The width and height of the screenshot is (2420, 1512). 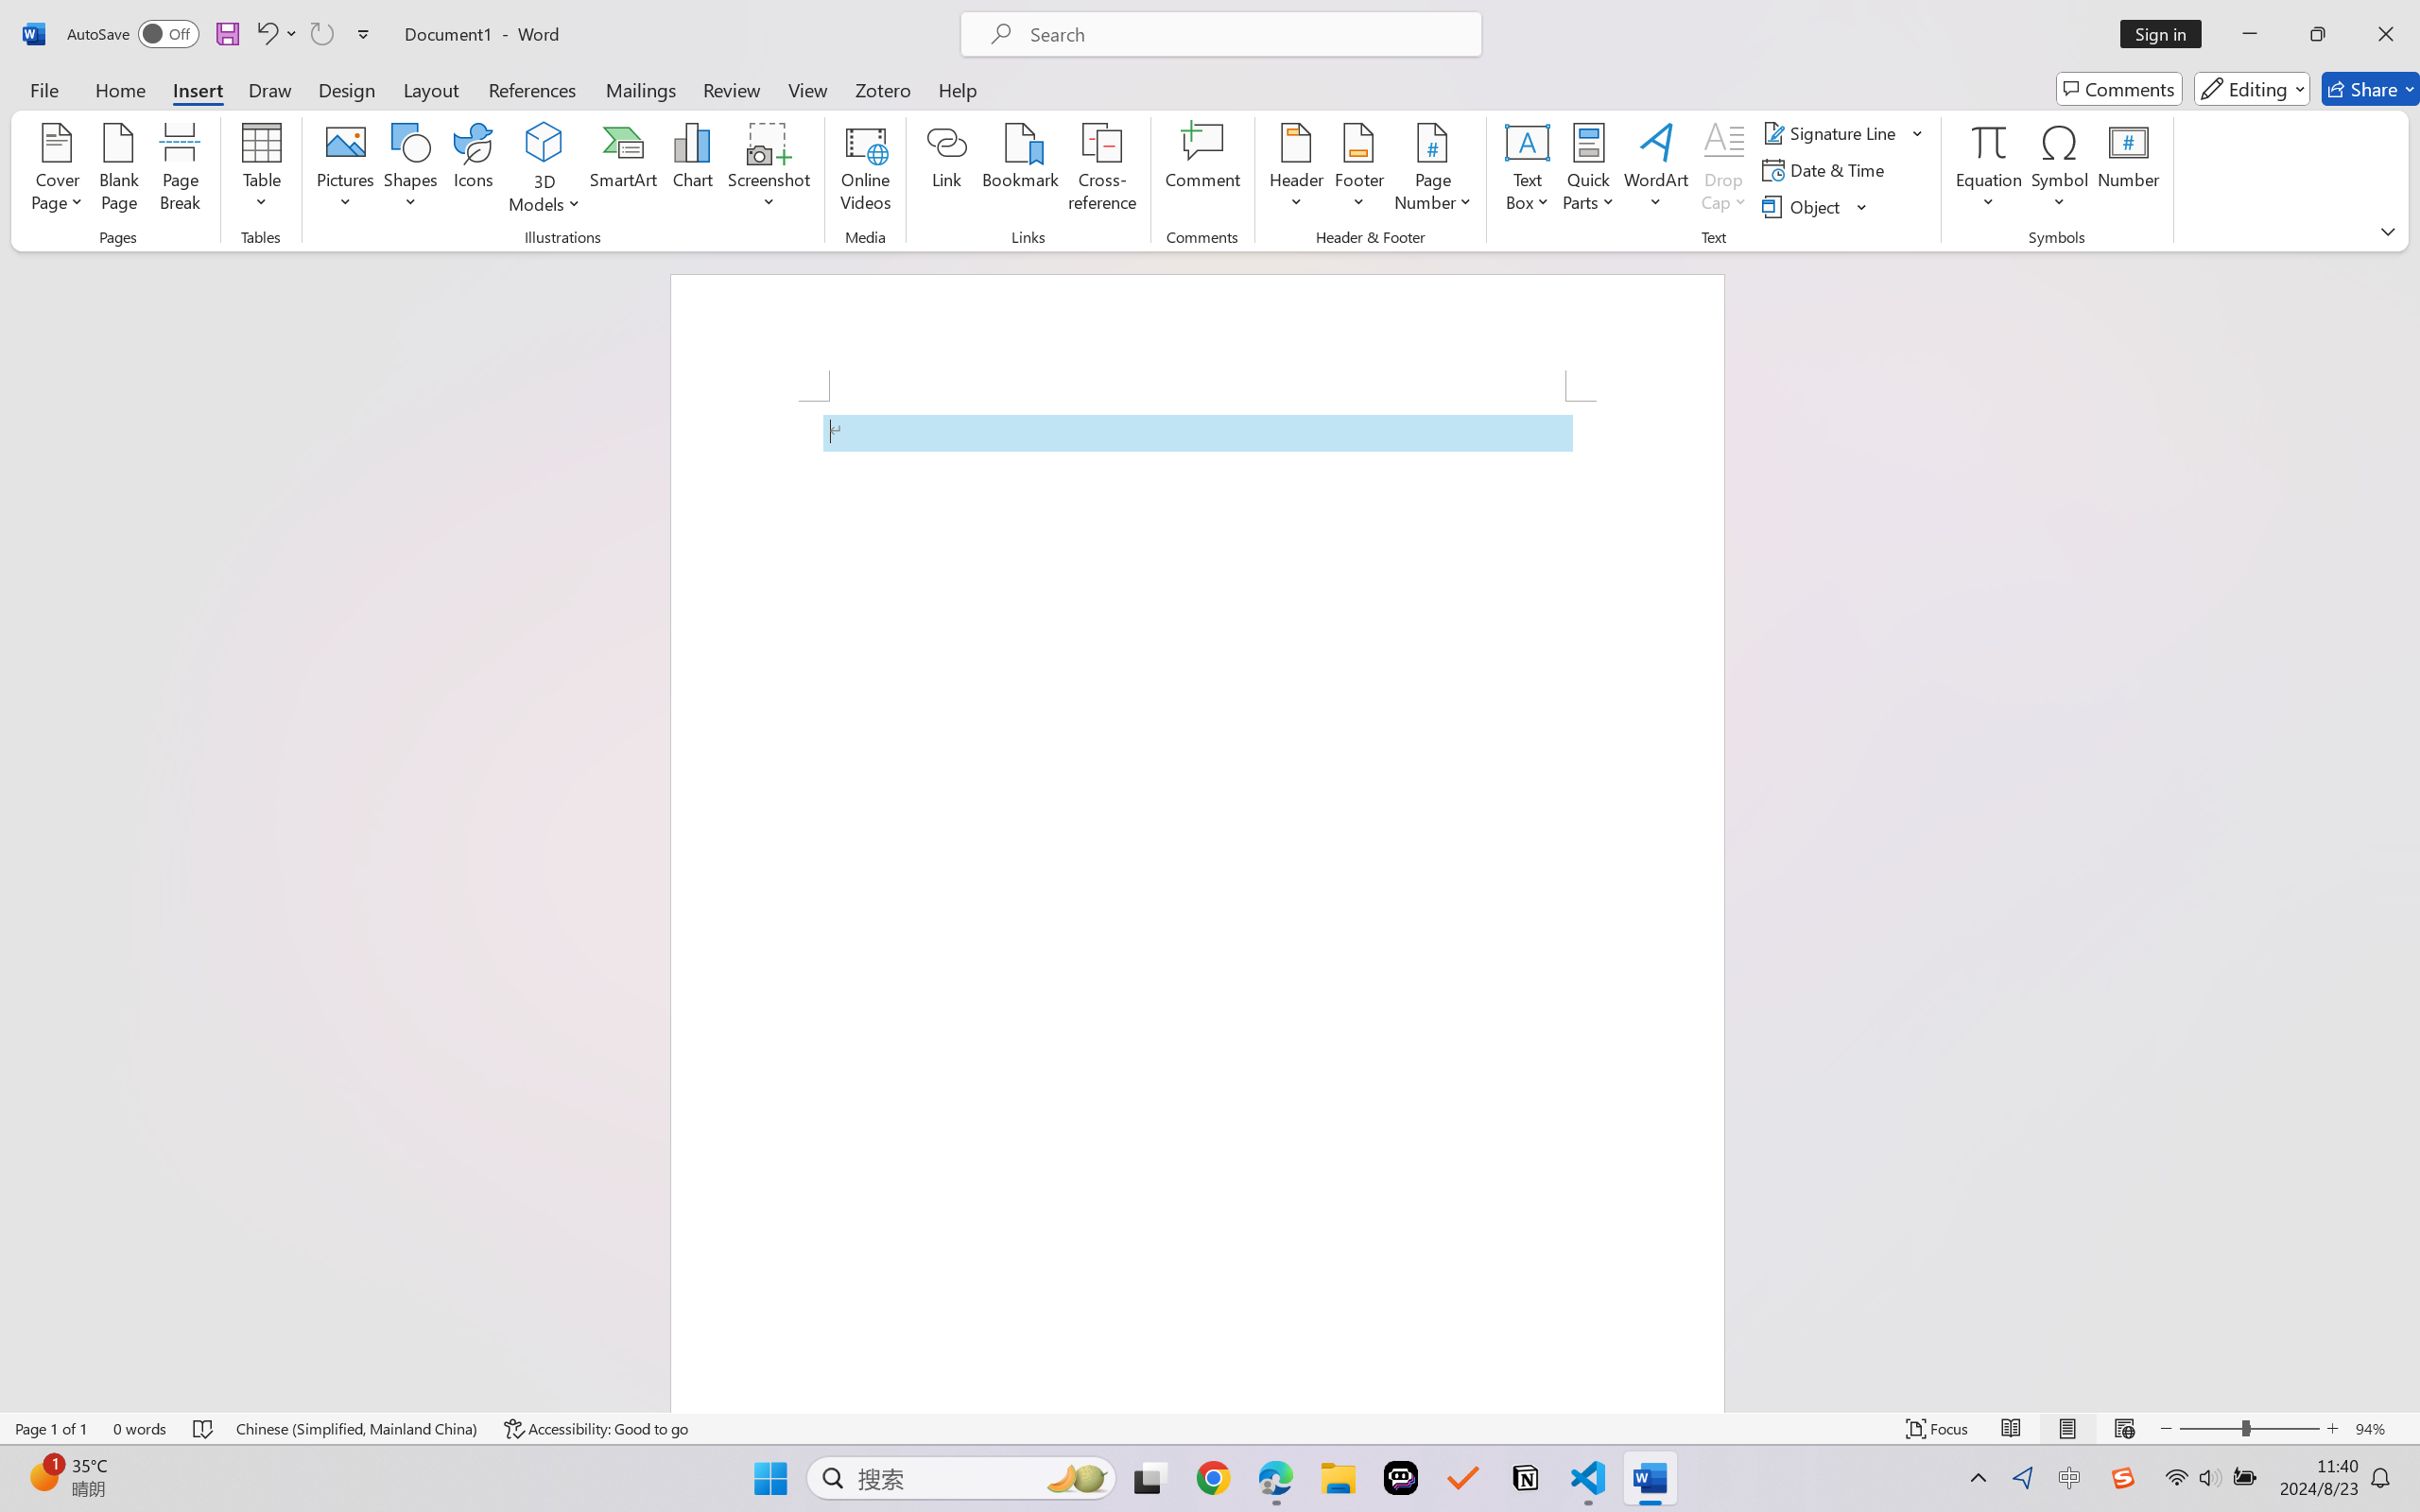 What do you see at coordinates (1803, 207) in the screenshot?
I see `'Object...'` at bounding box center [1803, 207].